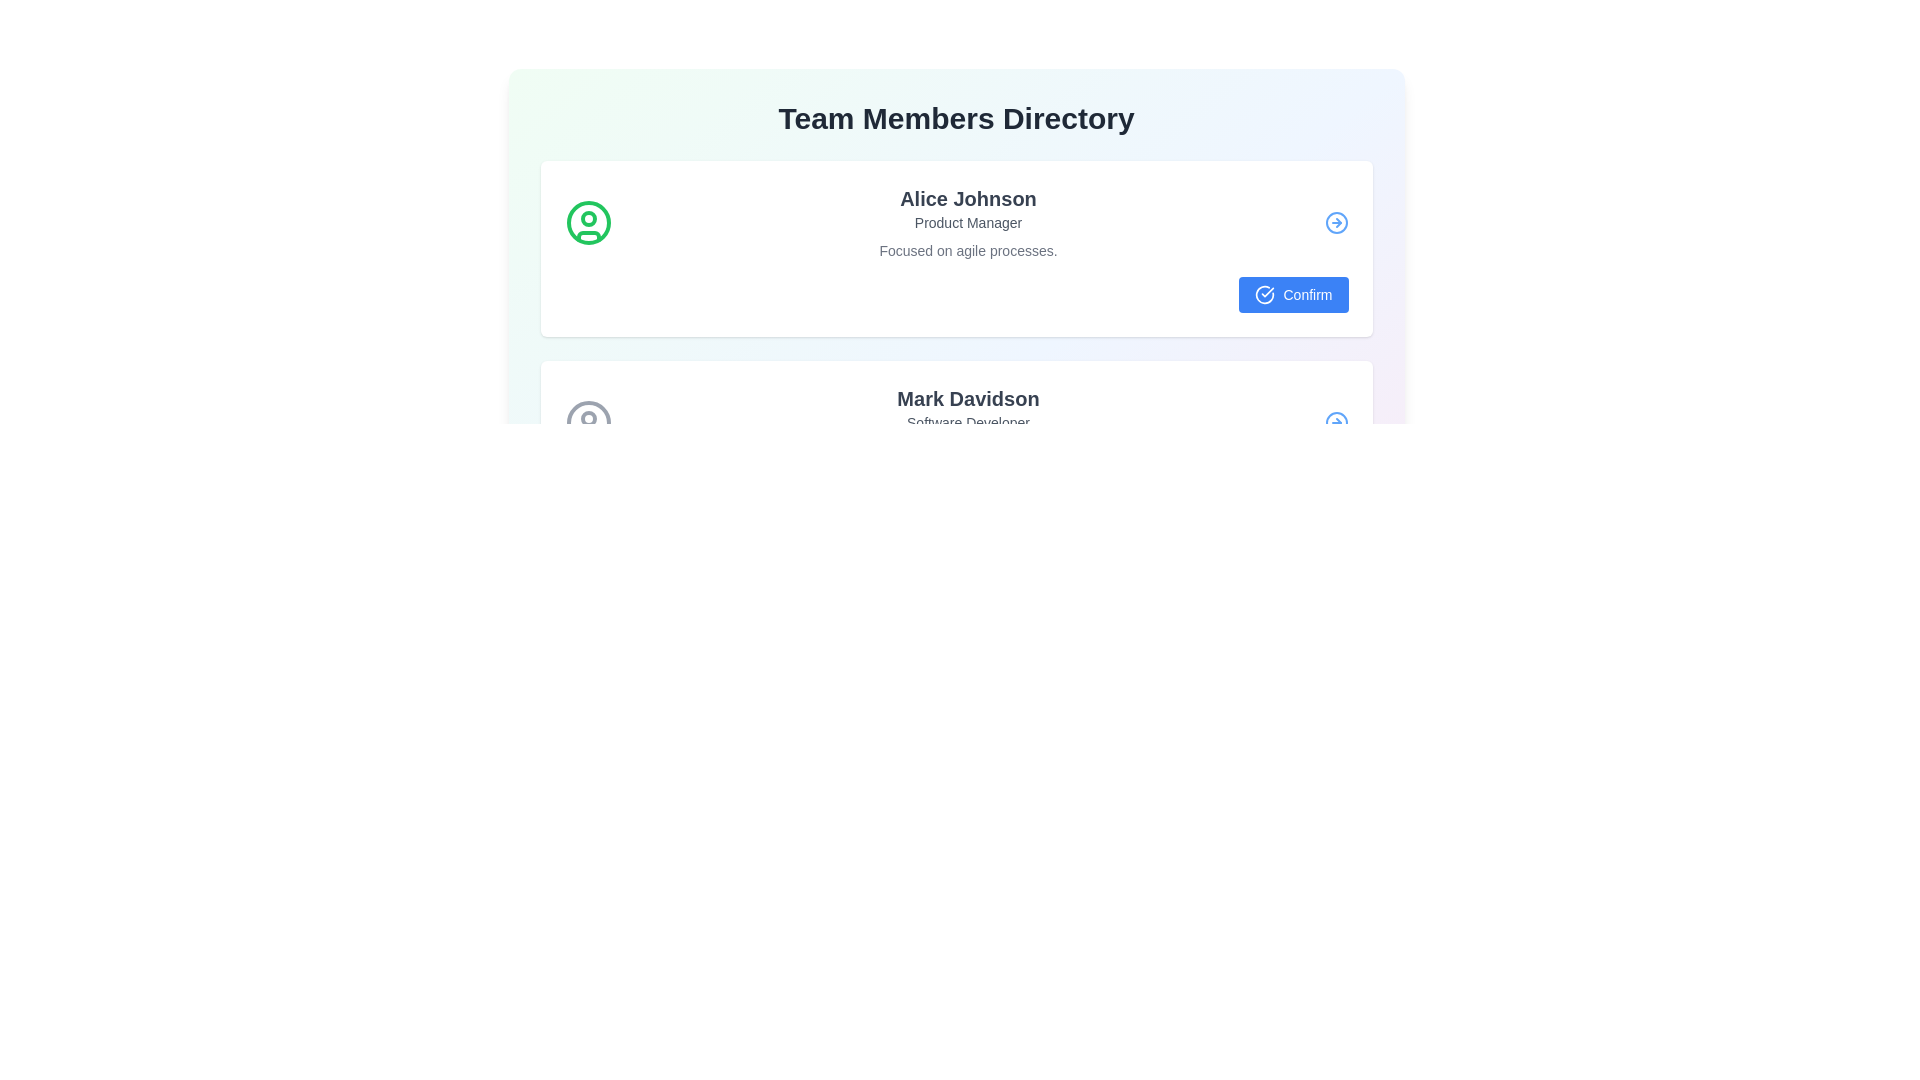 The image size is (1920, 1080). Describe the element at coordinates (1336, 223) in the screenshot. I see `the arrow icon next to the member Alice Johnson` at that location.